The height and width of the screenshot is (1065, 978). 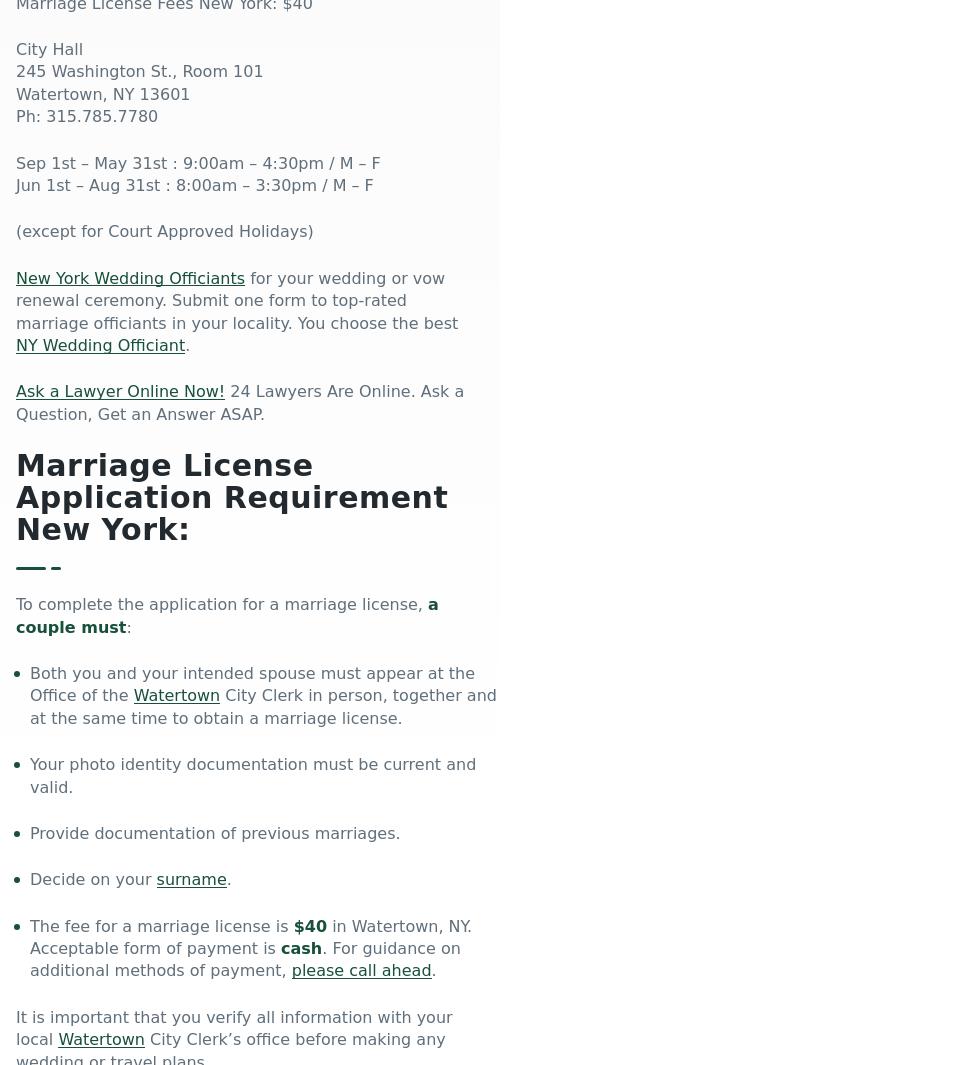 What do you see at coordinates (236, 299) in the screenshot?
I see `'for your wedding or vow renewal ceremony. Submit one form to top-rated marriage officiants in your locality. You choose the best'` at bounding box center [236, 299].